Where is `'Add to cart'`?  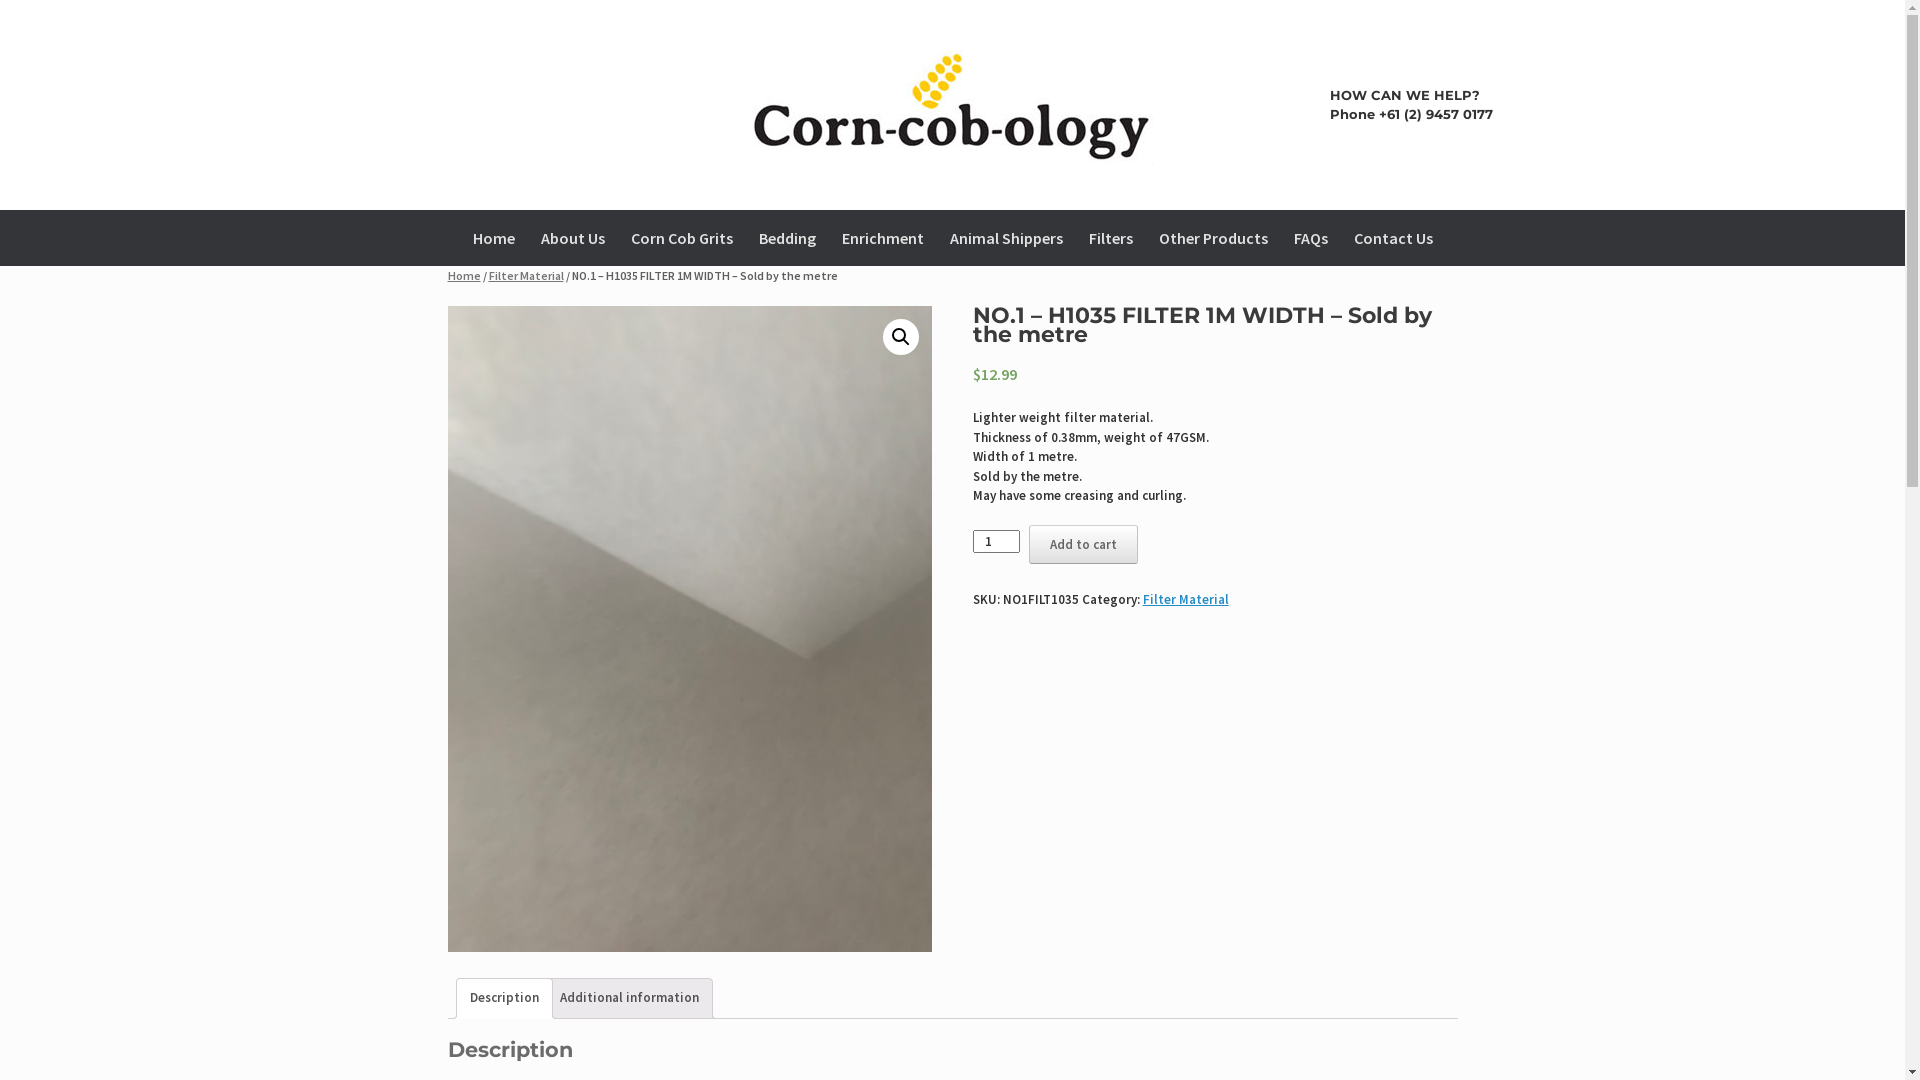 'Add to cart' is located at coordinates (1082, 544).